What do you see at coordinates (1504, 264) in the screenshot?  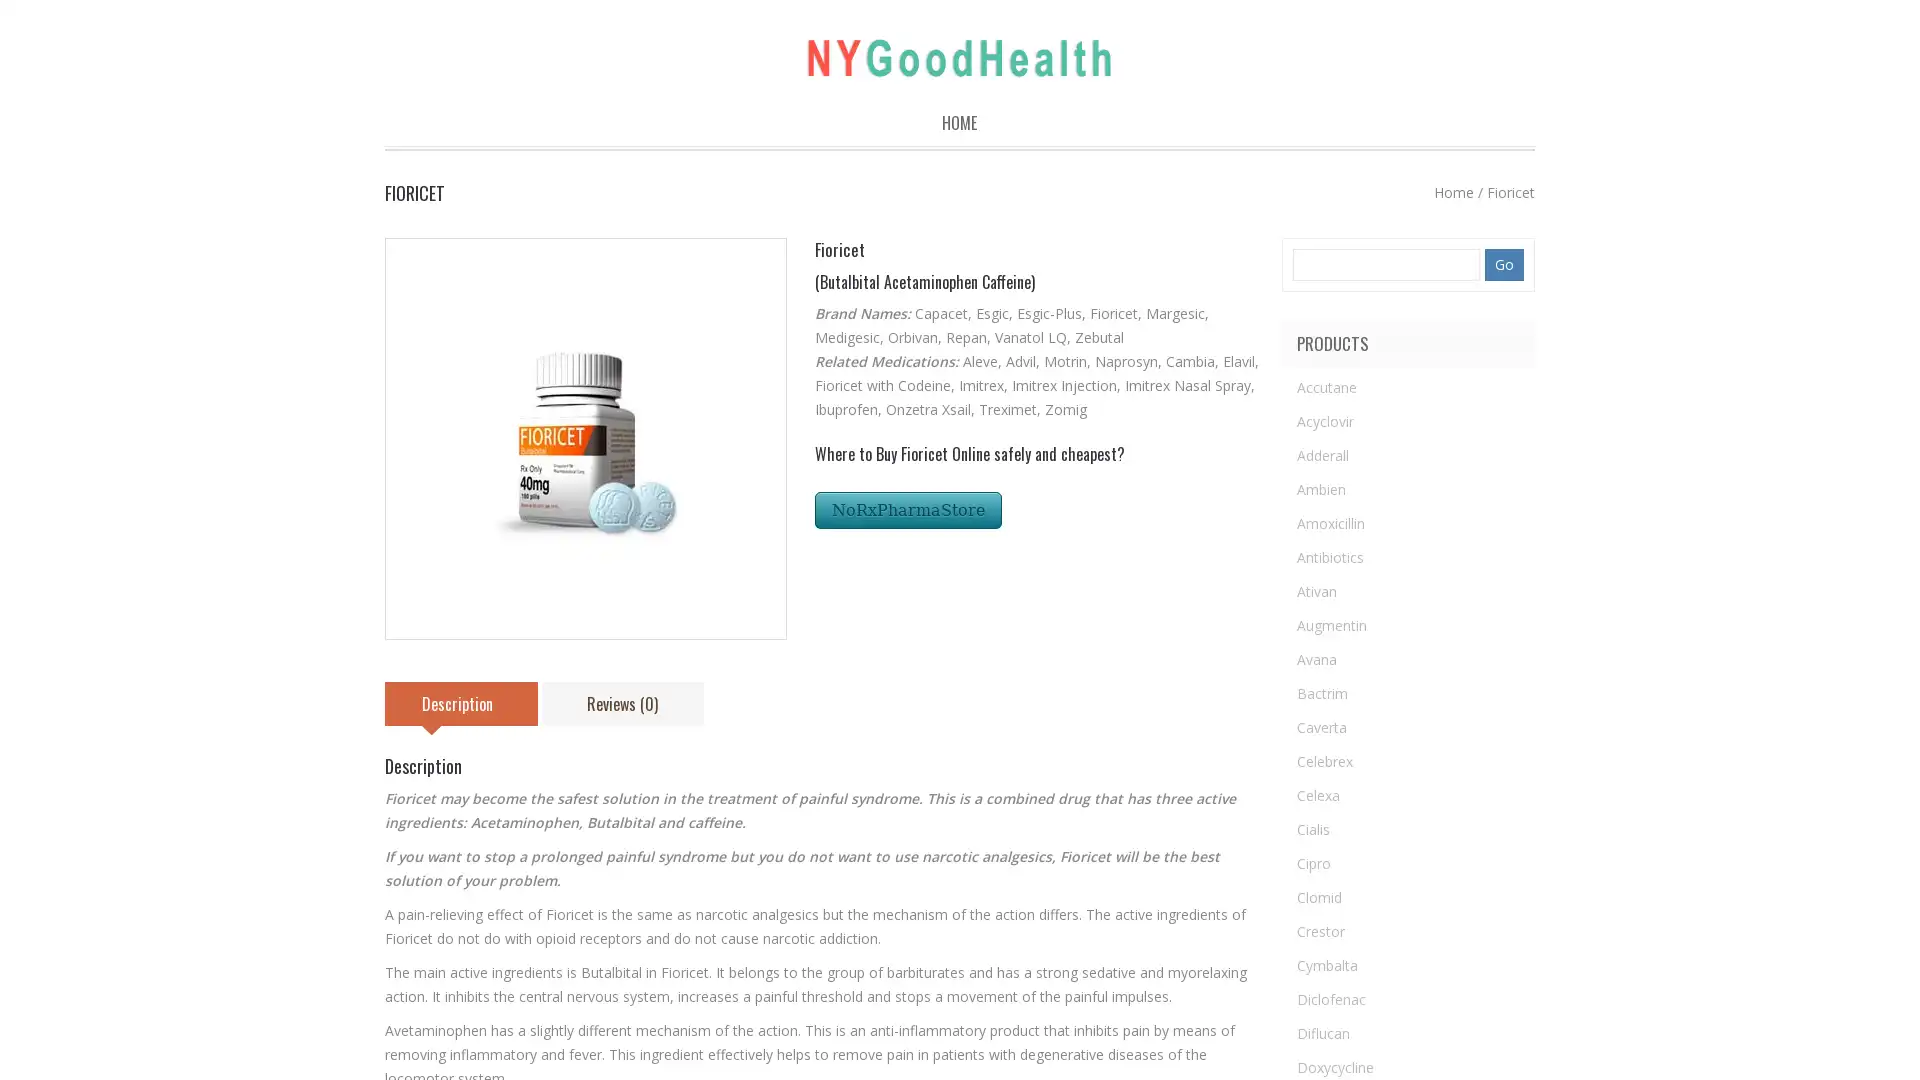 I see `Go` at bounding box center [1504, 264].